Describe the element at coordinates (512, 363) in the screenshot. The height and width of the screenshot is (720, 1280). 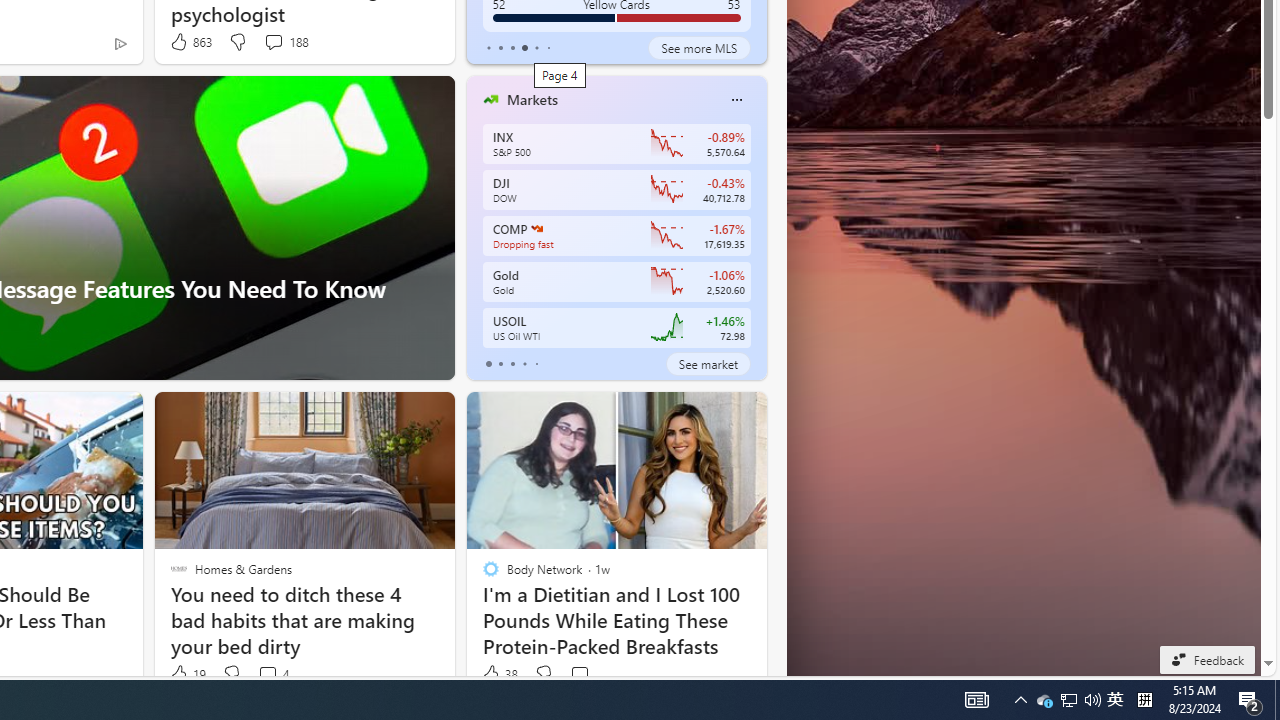
I see `'tab-2'` at that location.